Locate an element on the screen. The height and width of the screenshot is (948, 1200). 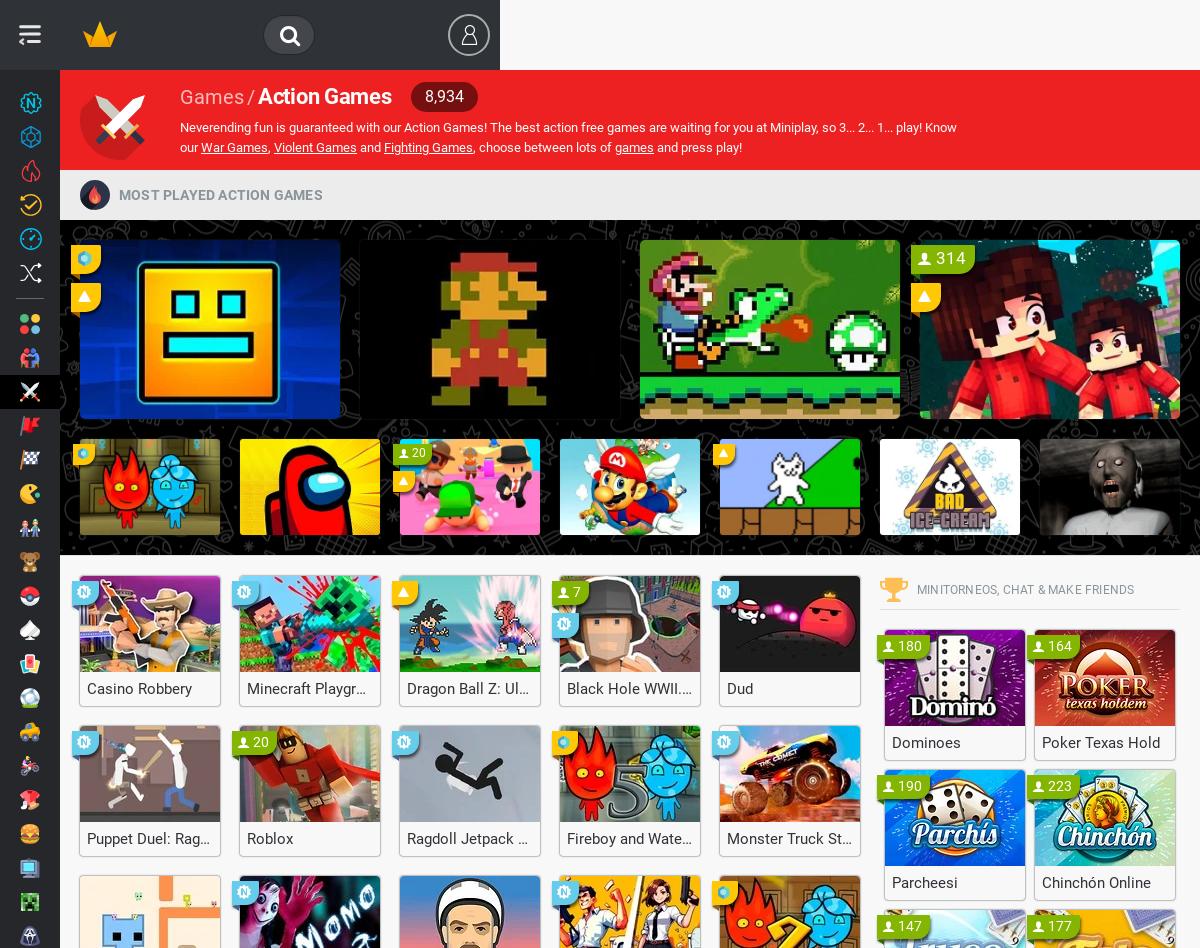
'/' is located at coordinates (250, 96).